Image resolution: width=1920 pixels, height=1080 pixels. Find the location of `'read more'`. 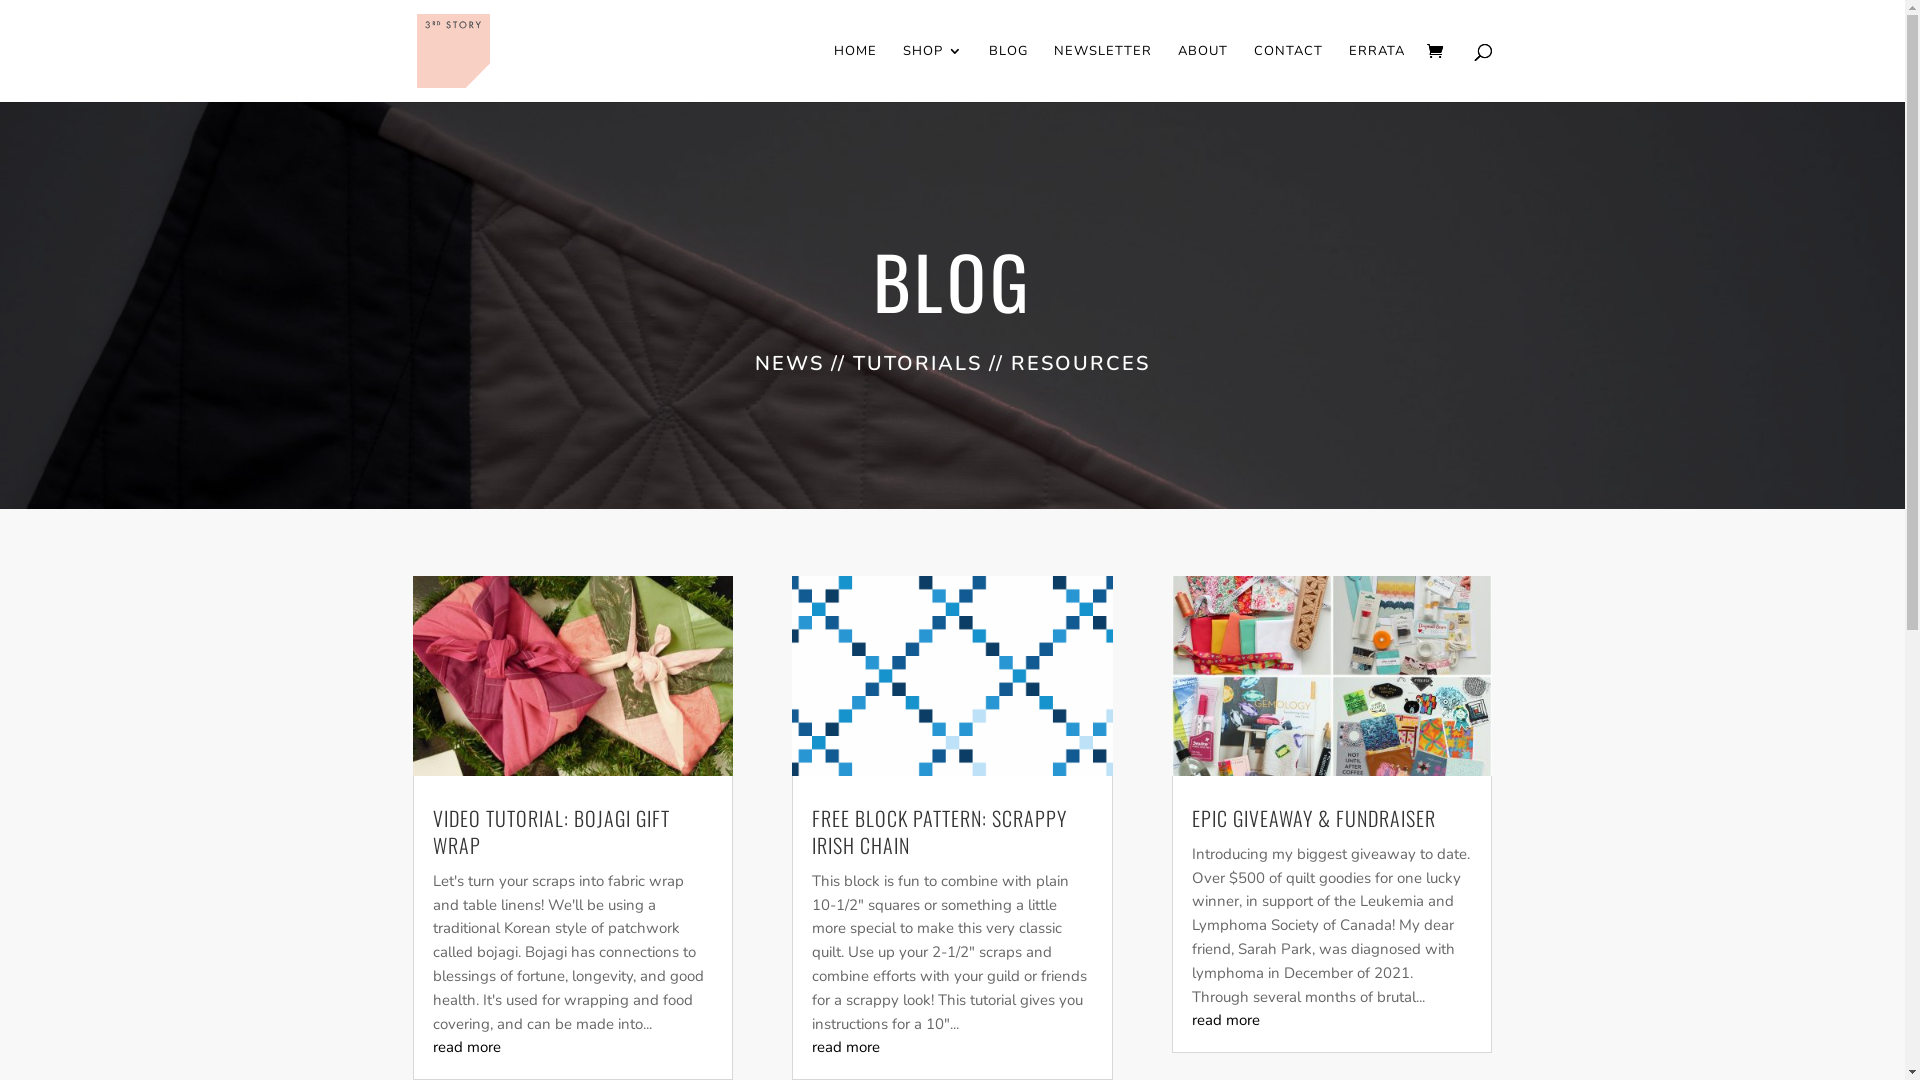

'read more' is located at coordinates (431, 1045).